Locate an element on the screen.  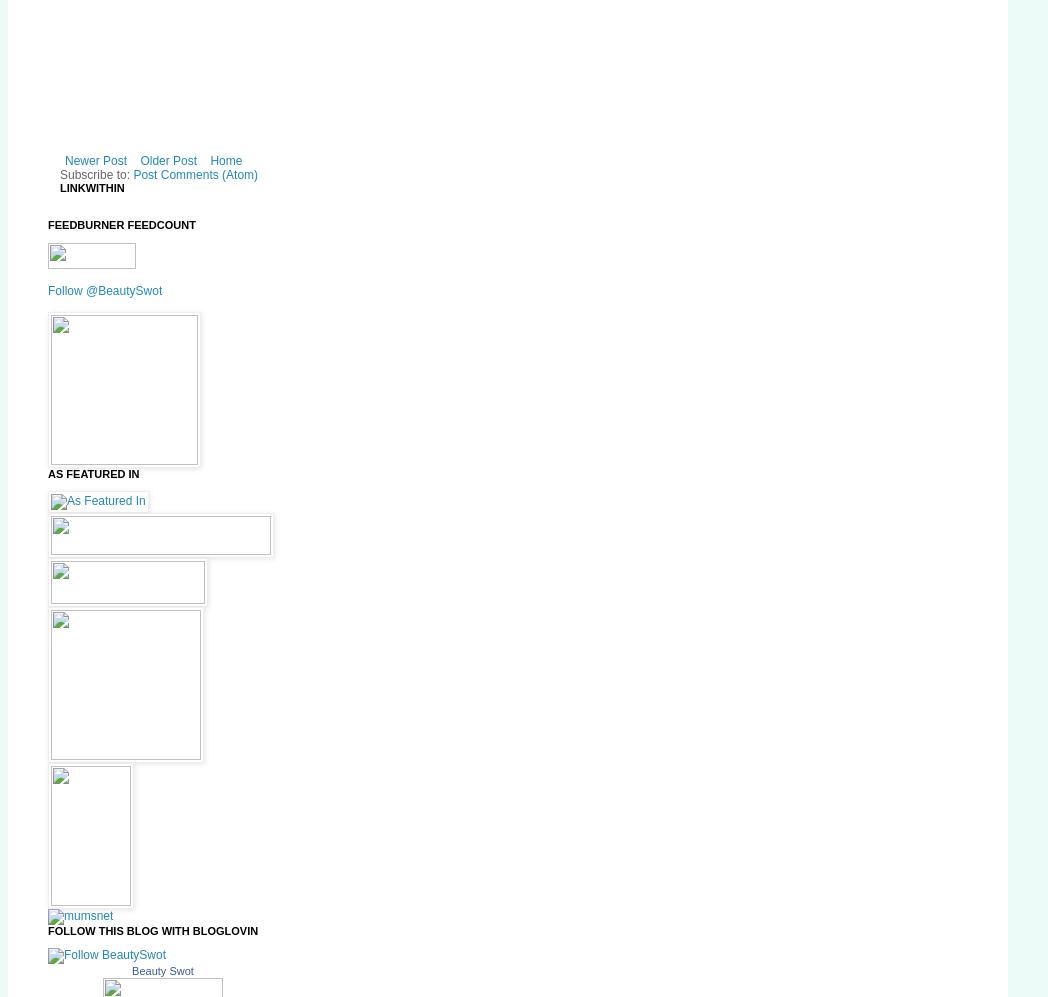
'As Featured In' is located at coordinates (92, 473).